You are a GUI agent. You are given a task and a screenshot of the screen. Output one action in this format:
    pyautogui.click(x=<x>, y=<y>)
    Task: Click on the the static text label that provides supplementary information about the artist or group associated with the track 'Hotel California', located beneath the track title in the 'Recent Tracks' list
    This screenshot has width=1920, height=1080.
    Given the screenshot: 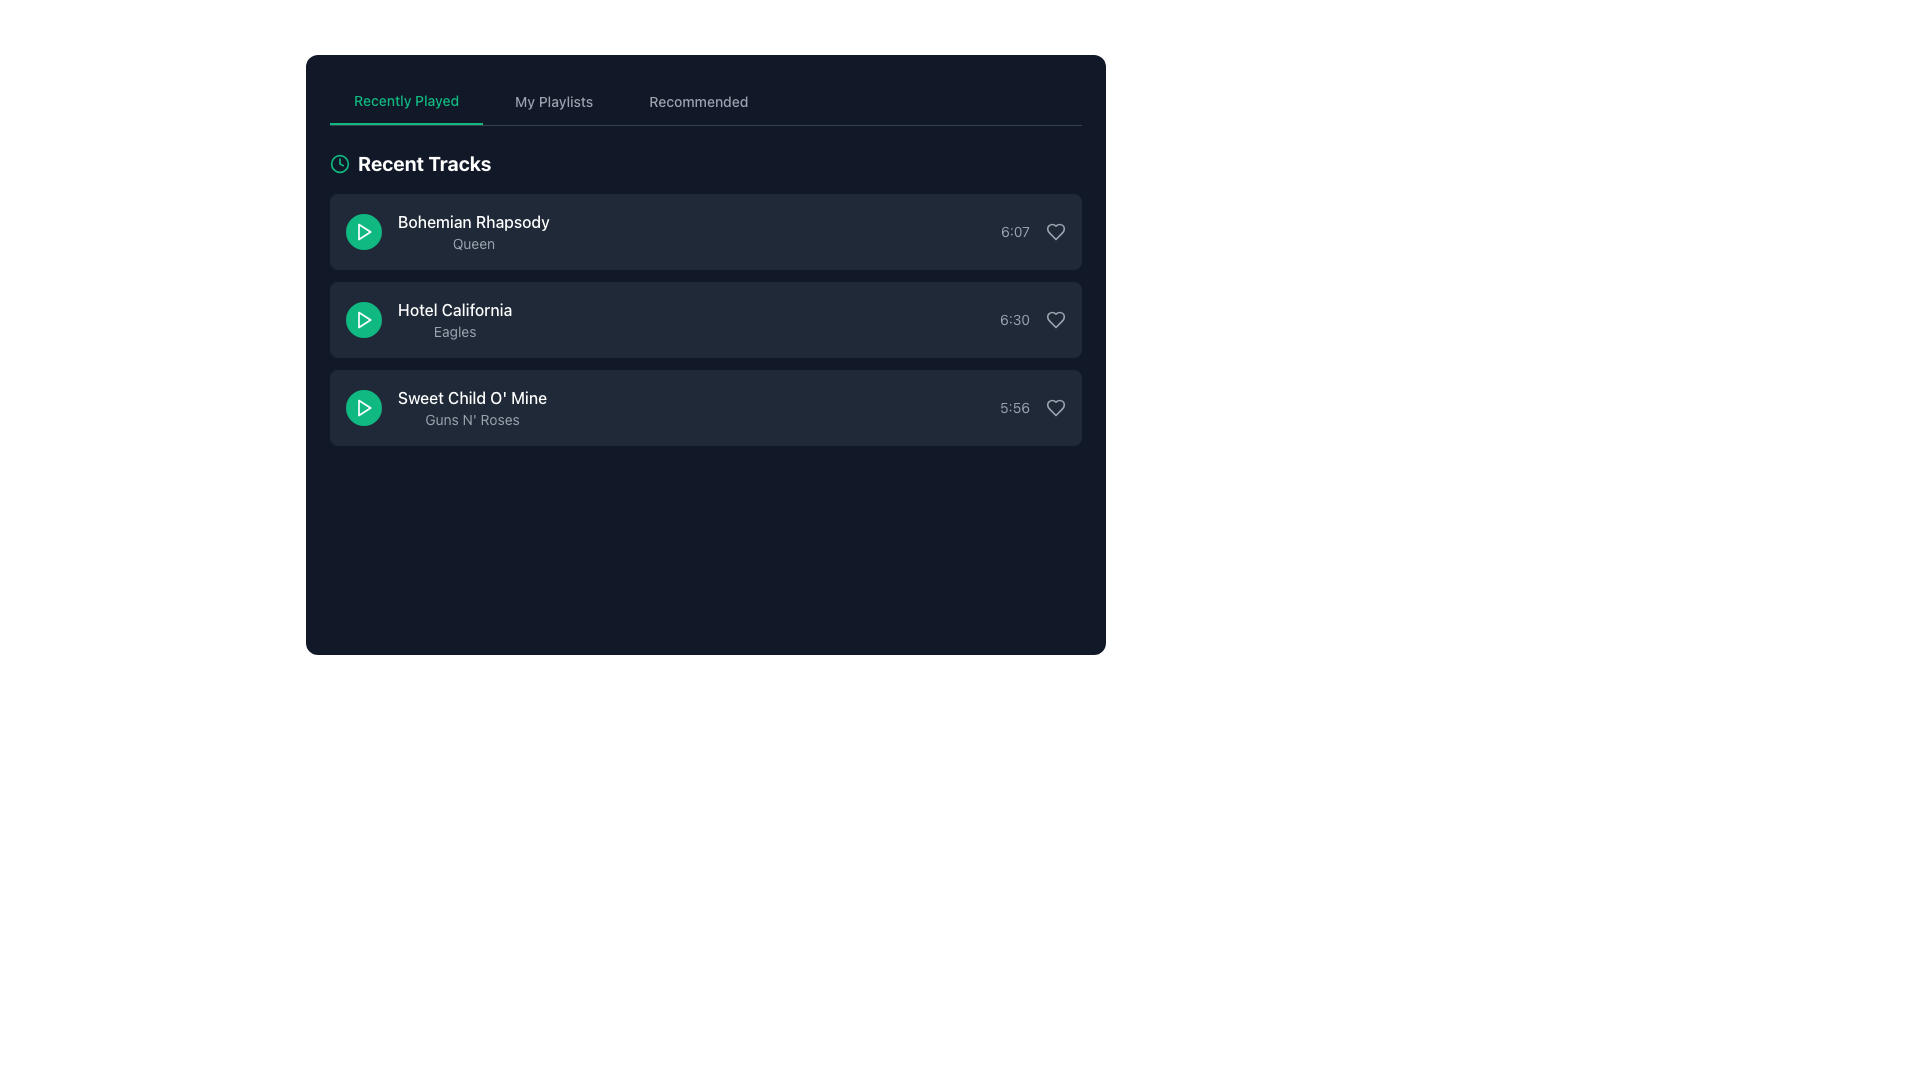 What is the action you would take?
    pyautogui.click(x=454, y=330)
    